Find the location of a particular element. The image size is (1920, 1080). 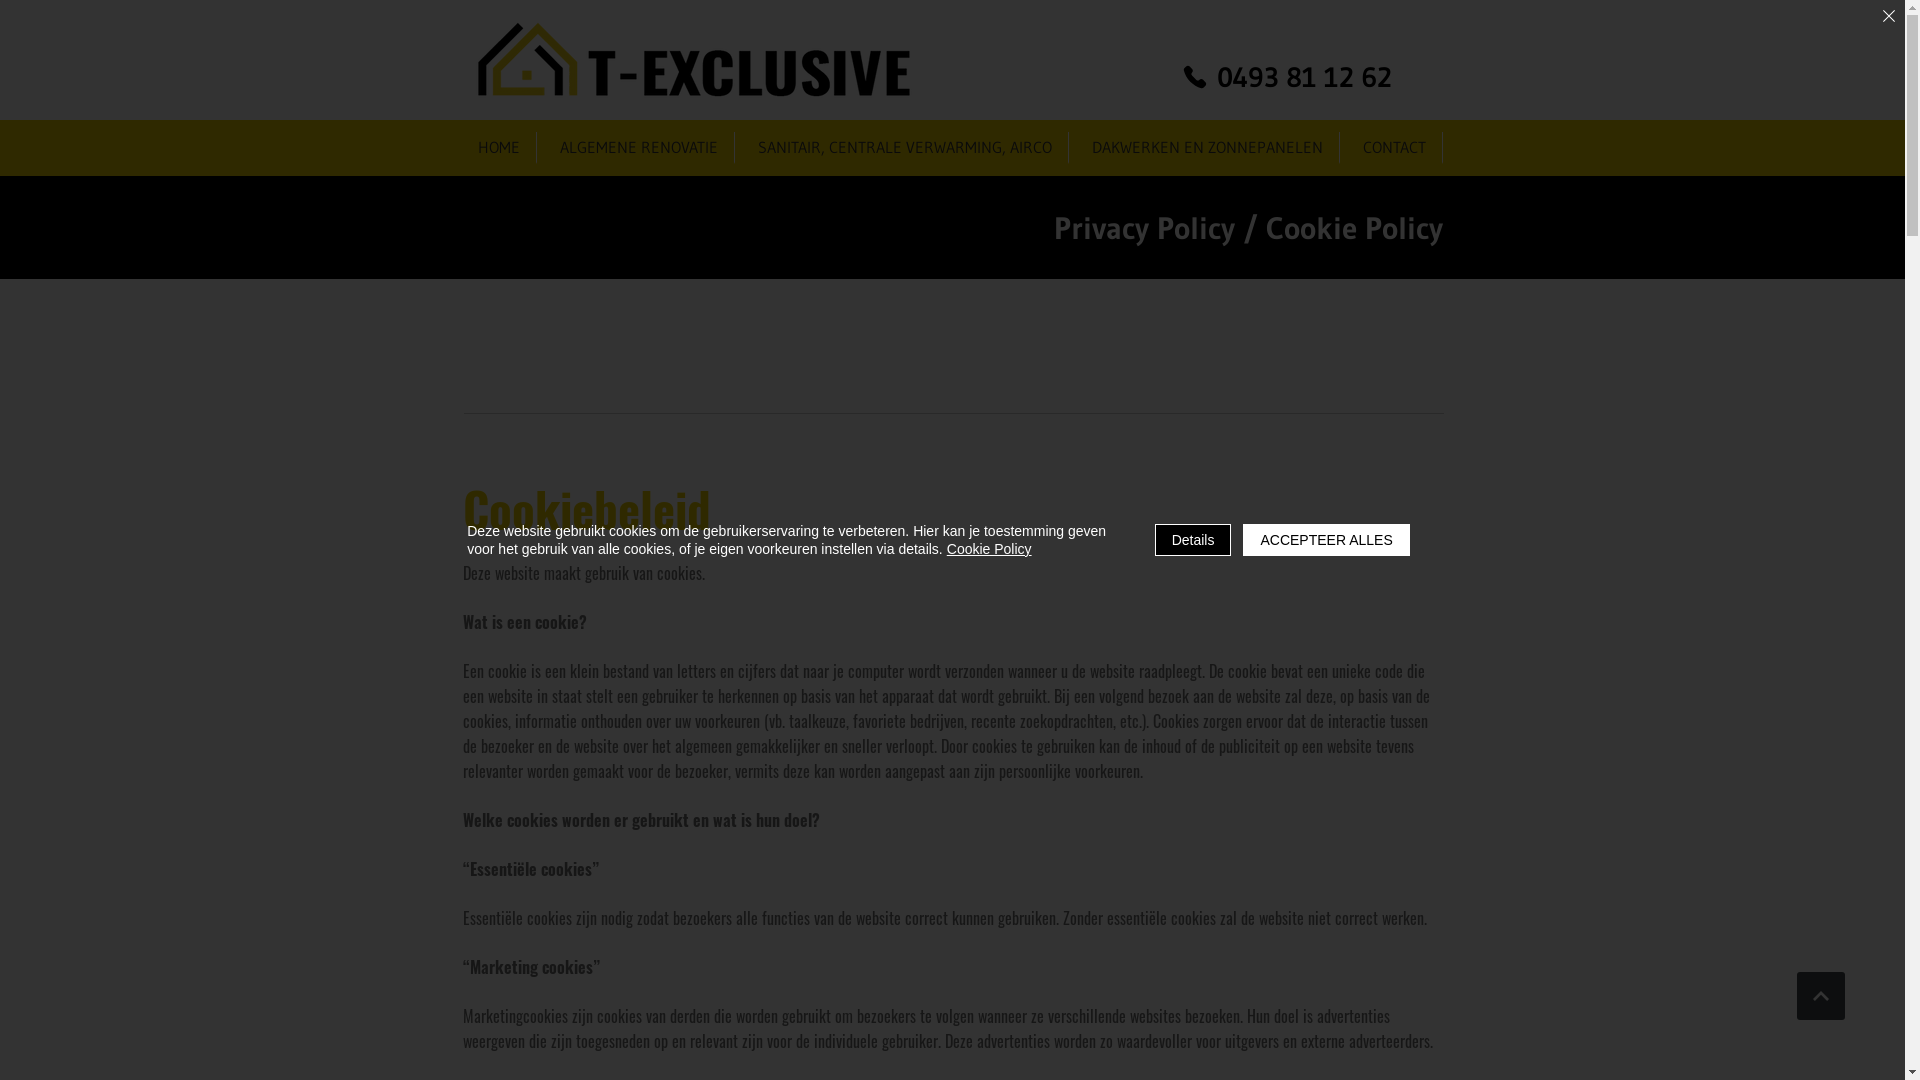

'HOME' is located at coordinates (499, 146).